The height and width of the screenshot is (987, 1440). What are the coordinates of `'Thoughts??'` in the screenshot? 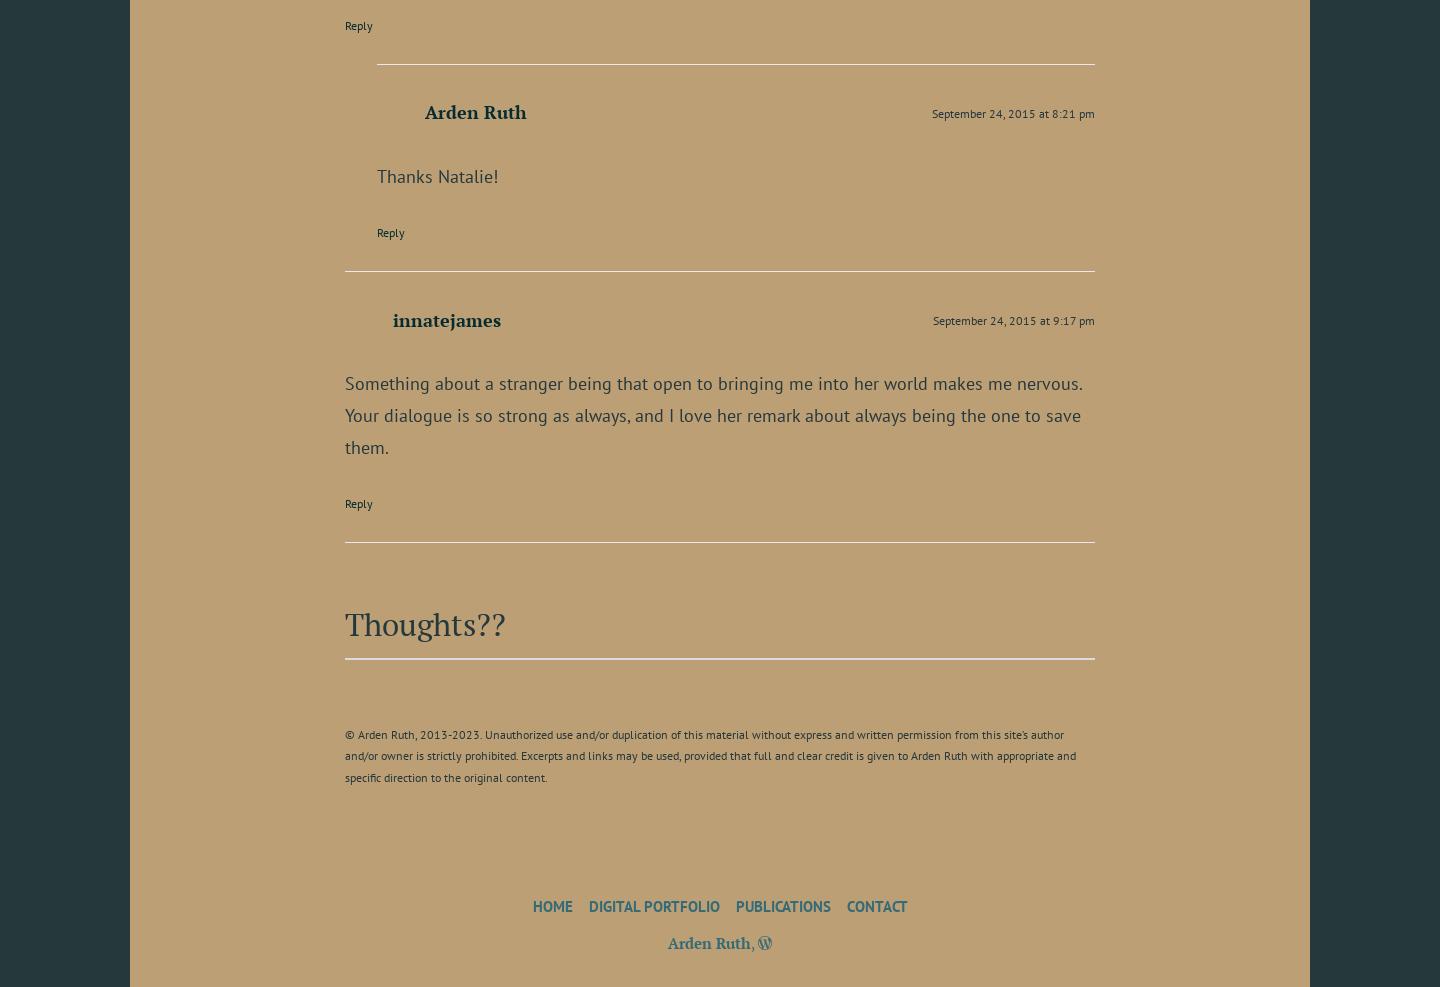 It's located at (345, 622).